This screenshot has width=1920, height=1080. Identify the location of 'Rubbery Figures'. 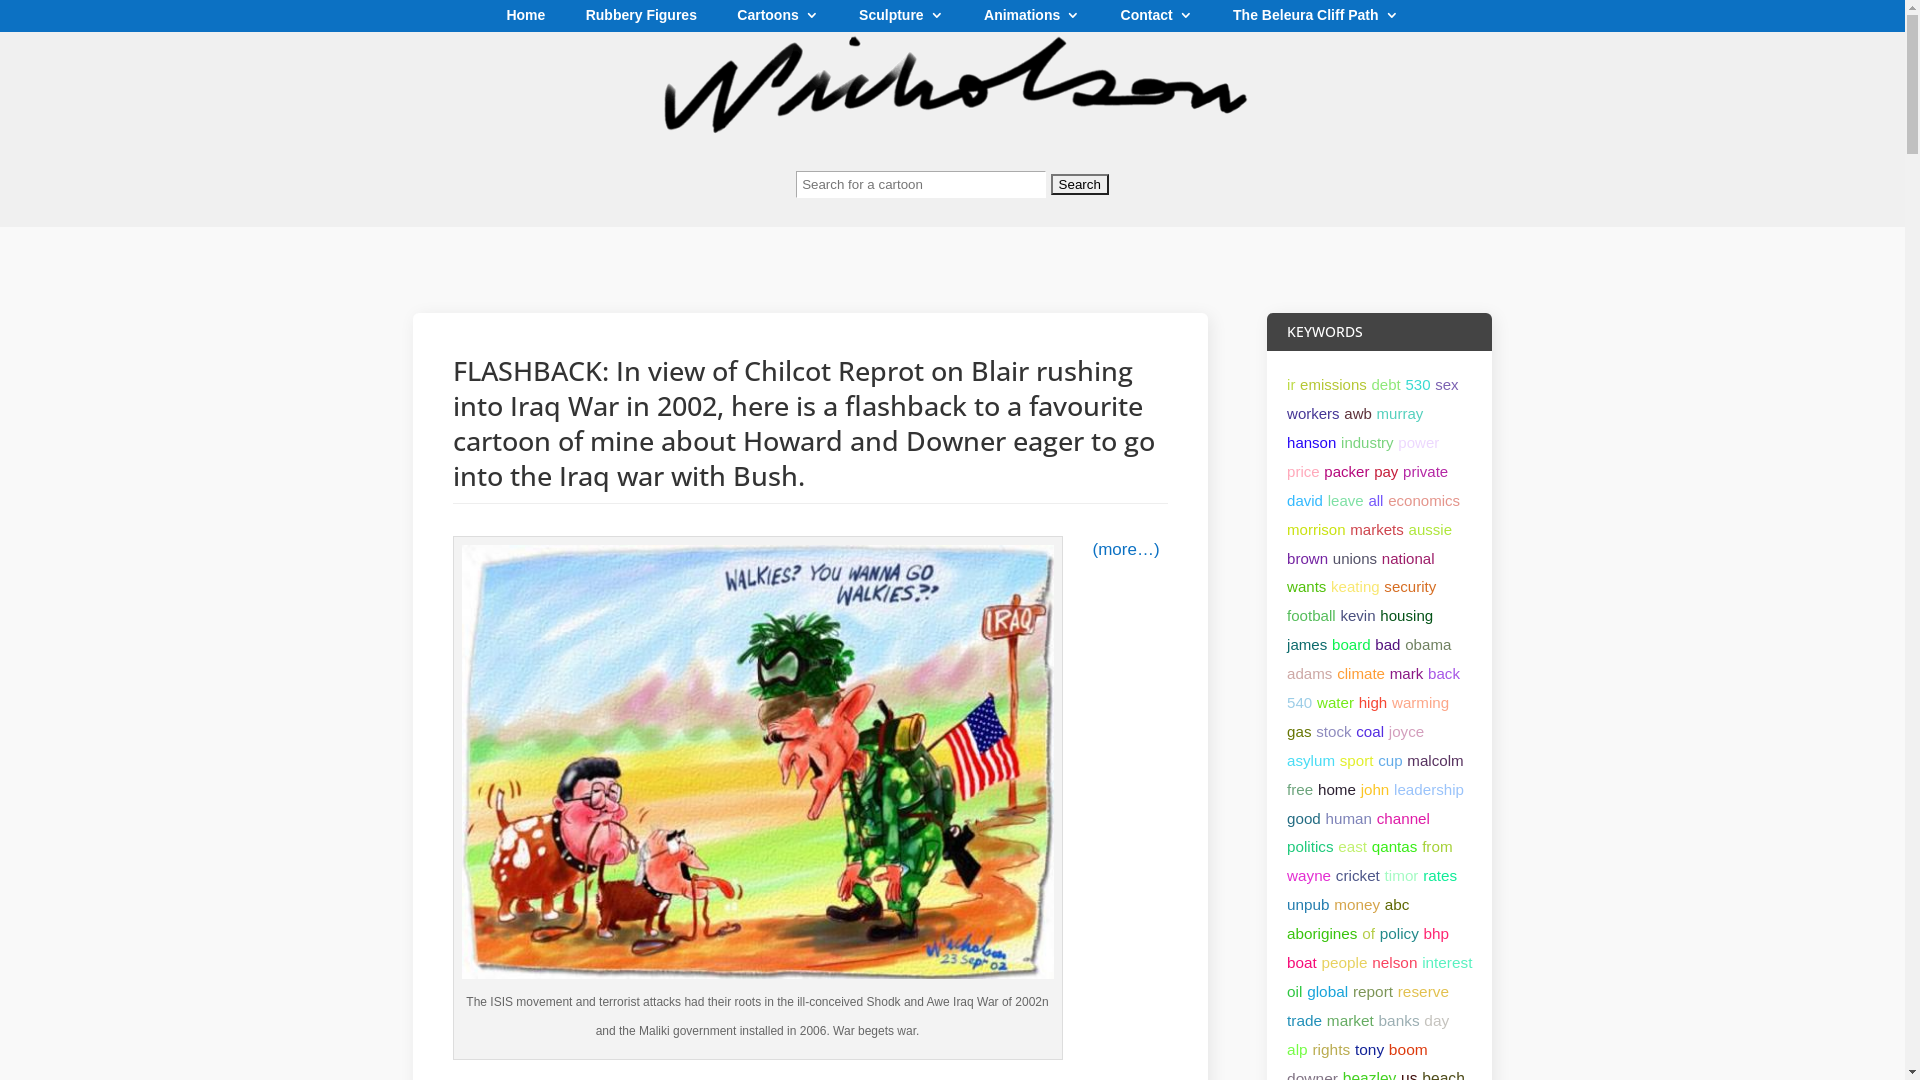
(641, 20).